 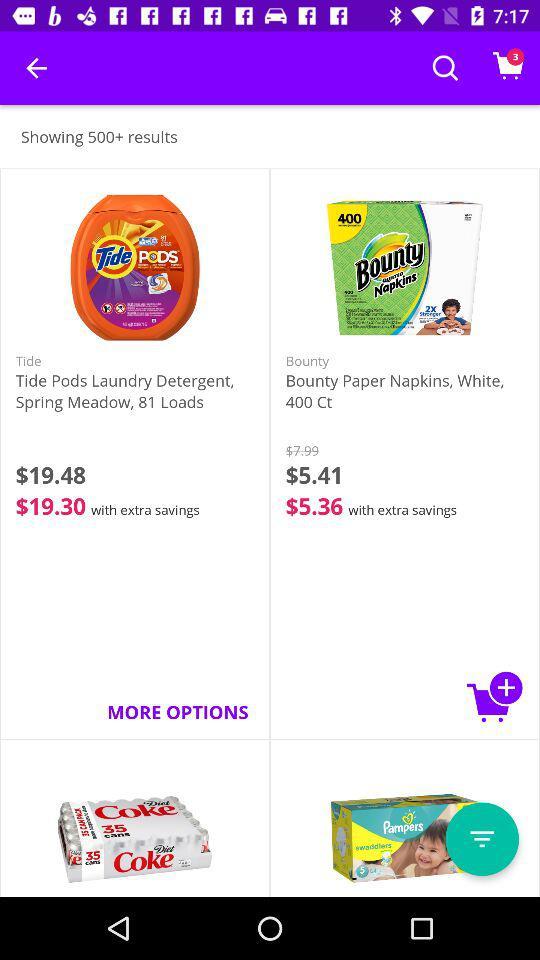 I want to click on overview, so click(x=481, y=839).